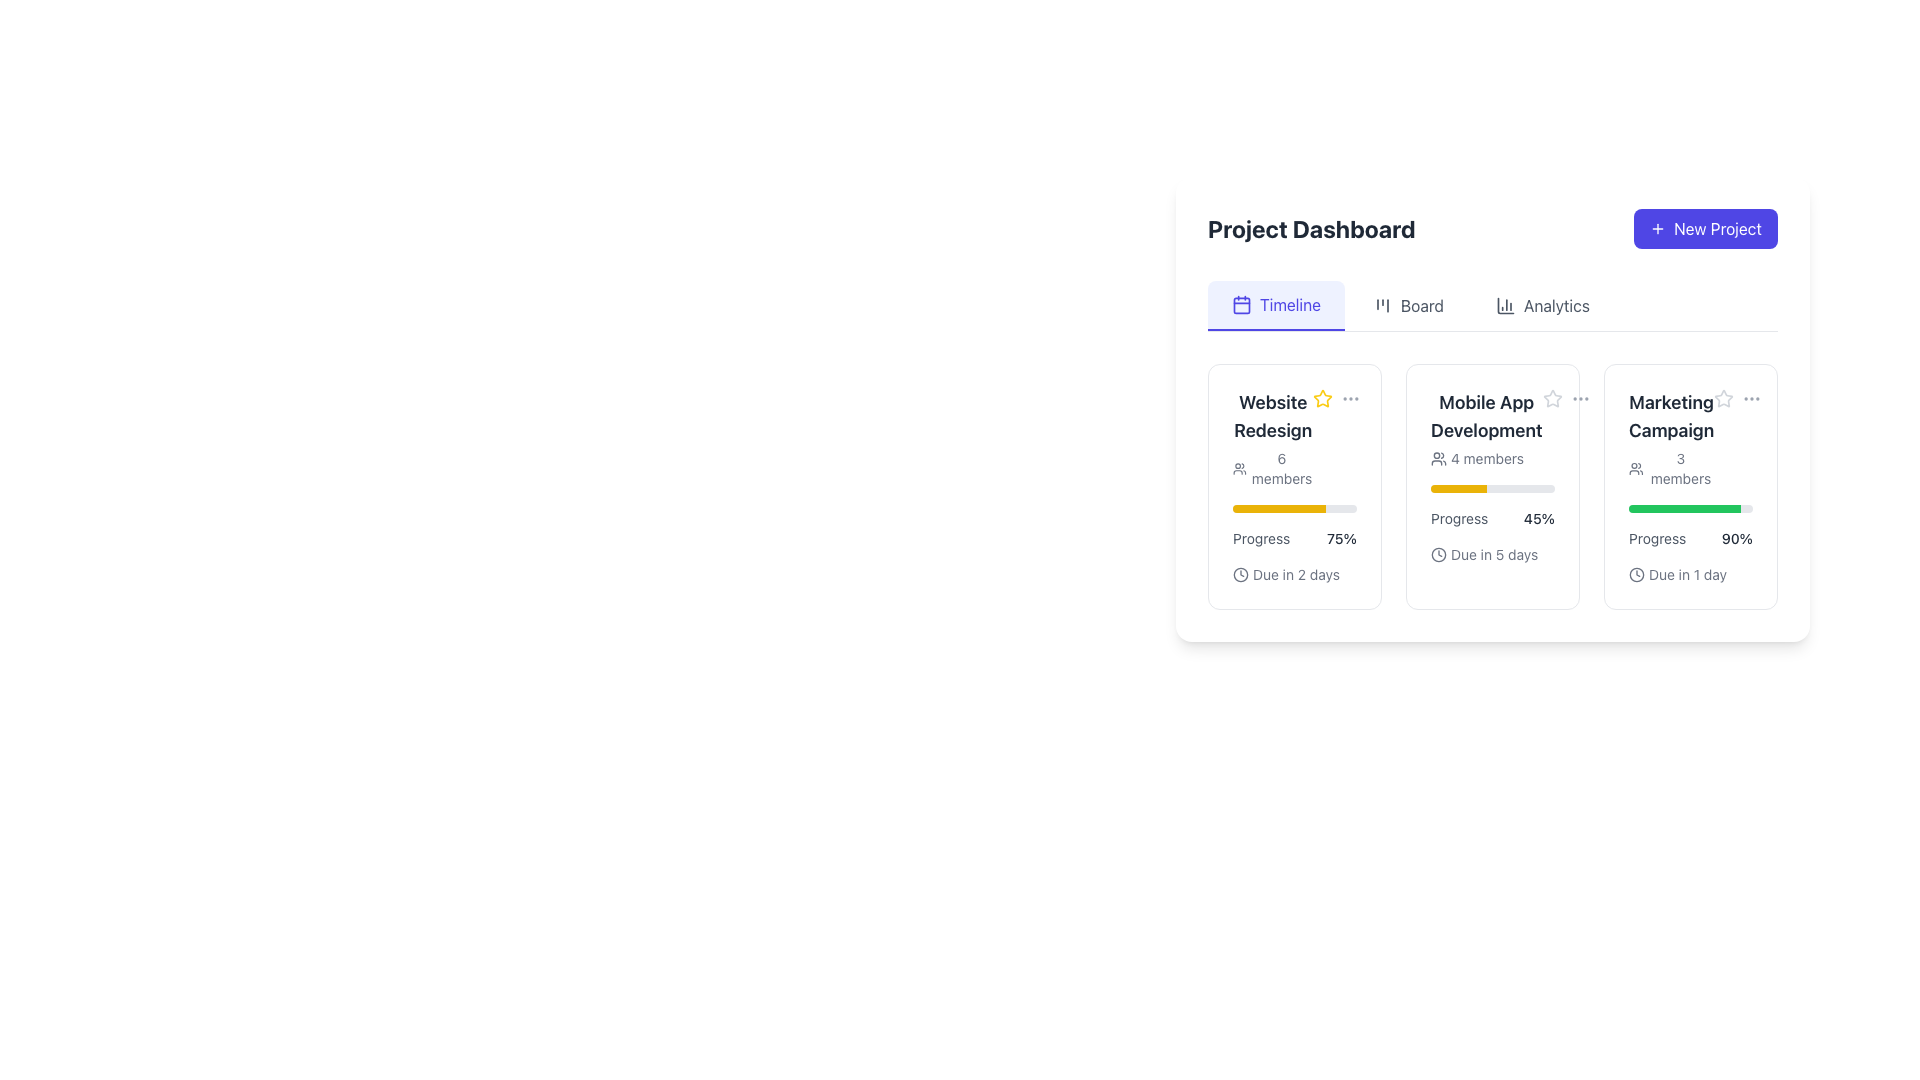 The height and width of the screenshot is (1080, 1920). I want to click on the Navigation menu with interactive links located below the 'Project Dashboard' title to trigger tooltip or hover effects, so click(1492, 305).